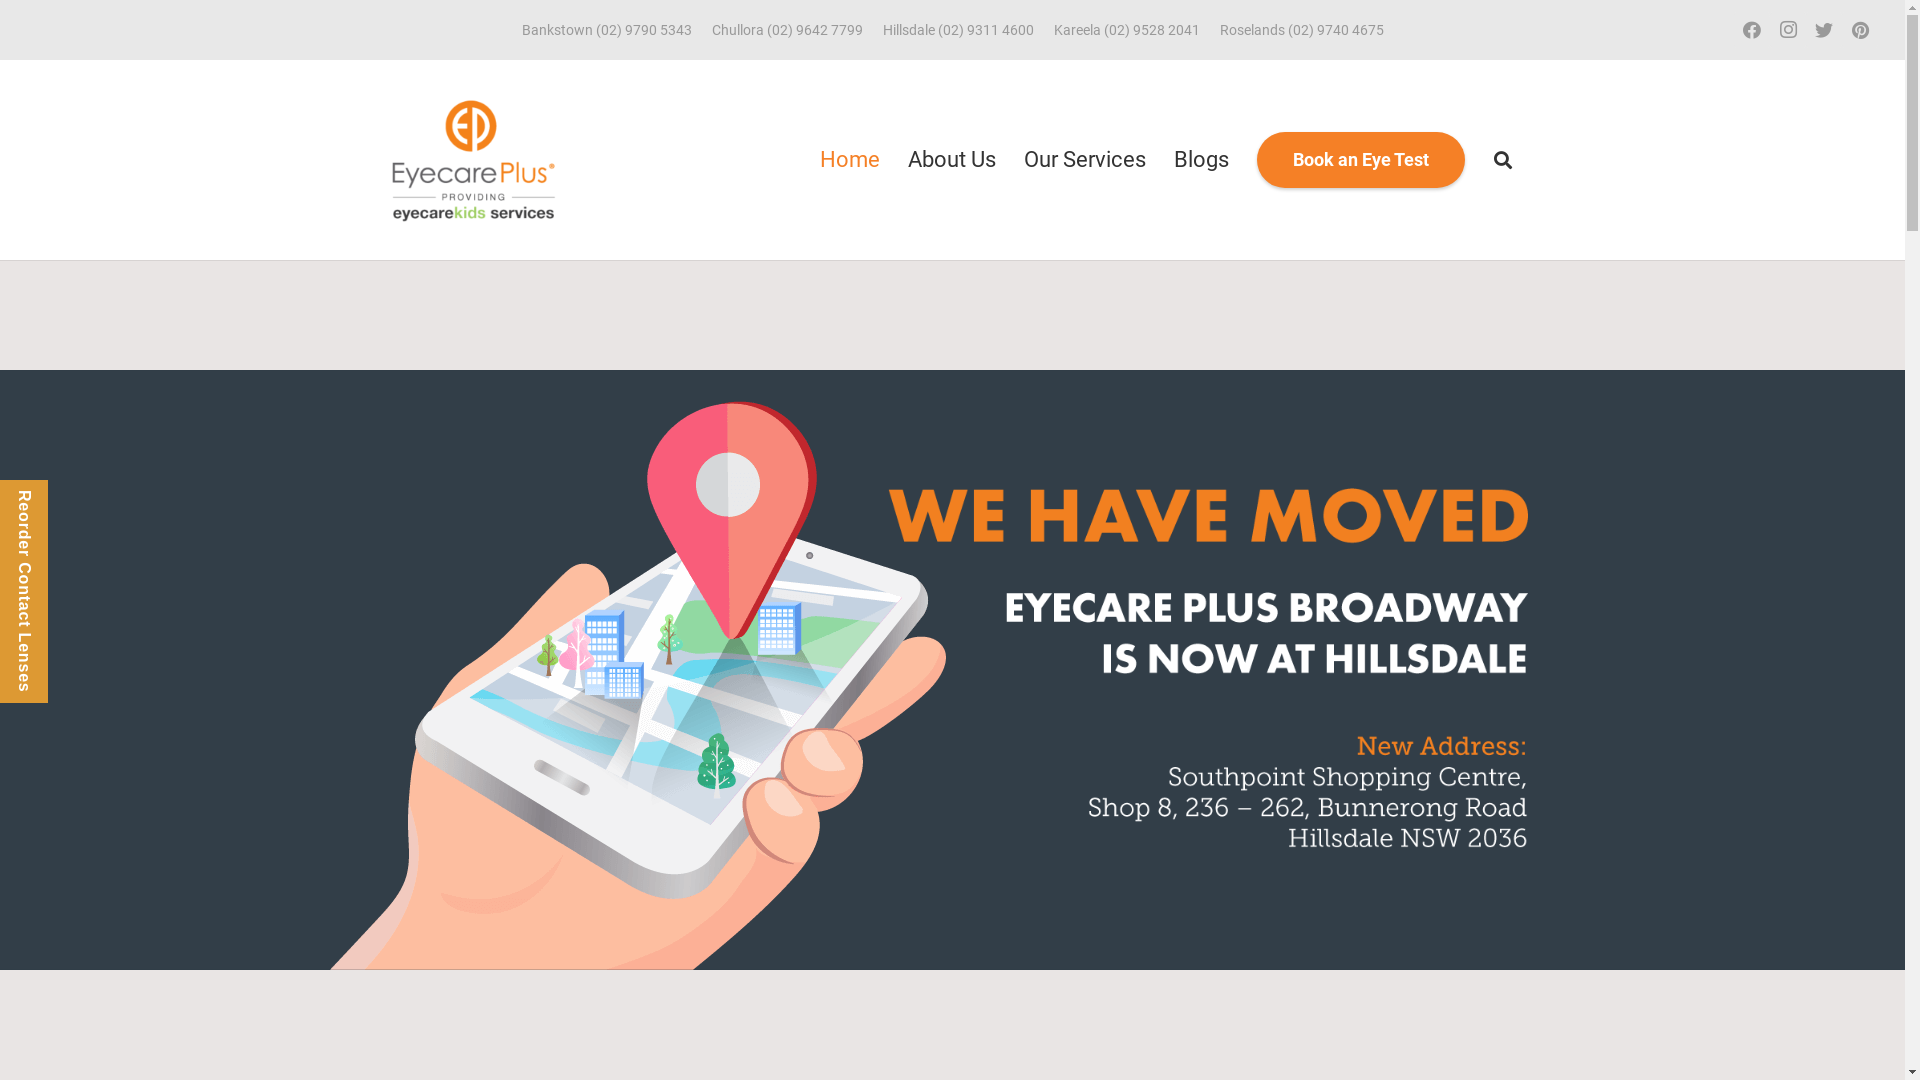 This screenshot has width=1920, height=1080. I want to click on 'Home', so click(806, 158).